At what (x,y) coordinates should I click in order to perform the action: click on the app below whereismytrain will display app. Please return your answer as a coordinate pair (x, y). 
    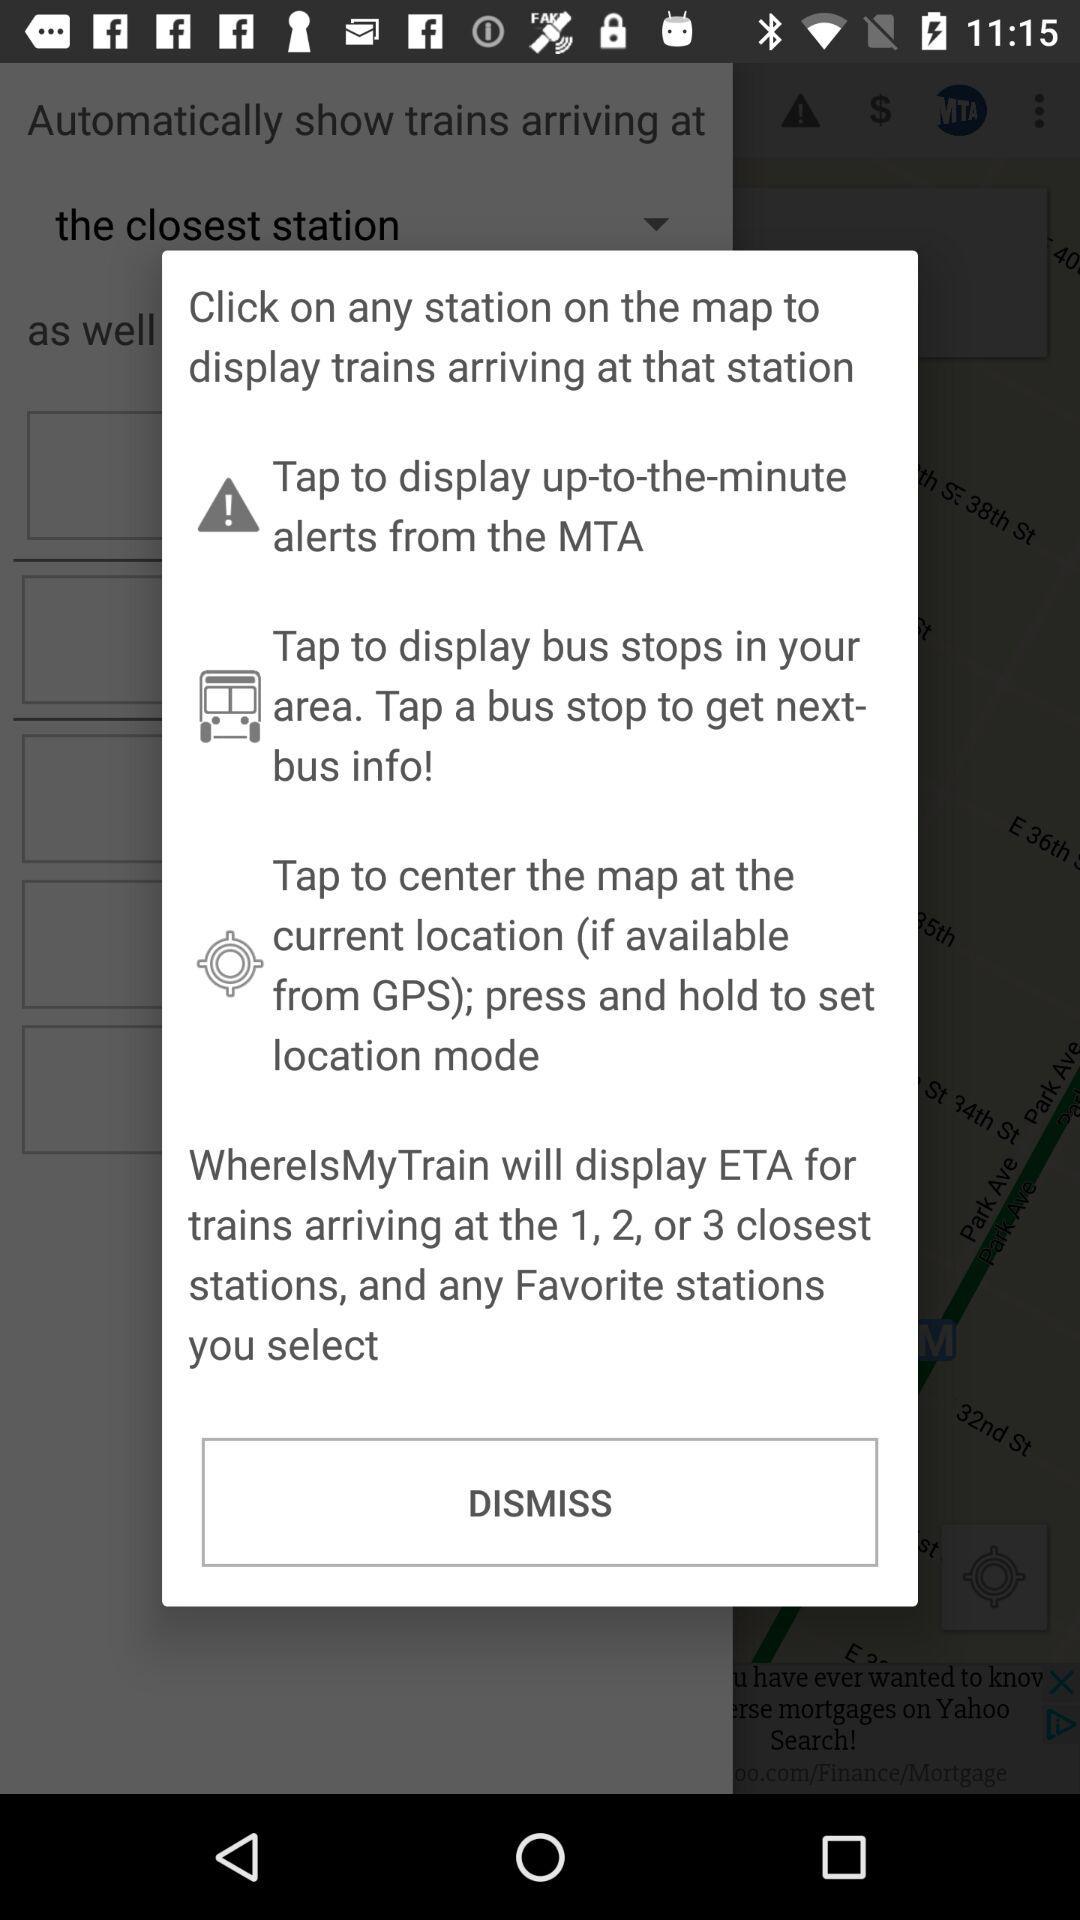
    Looking at the image, I should click on (540, 1502).